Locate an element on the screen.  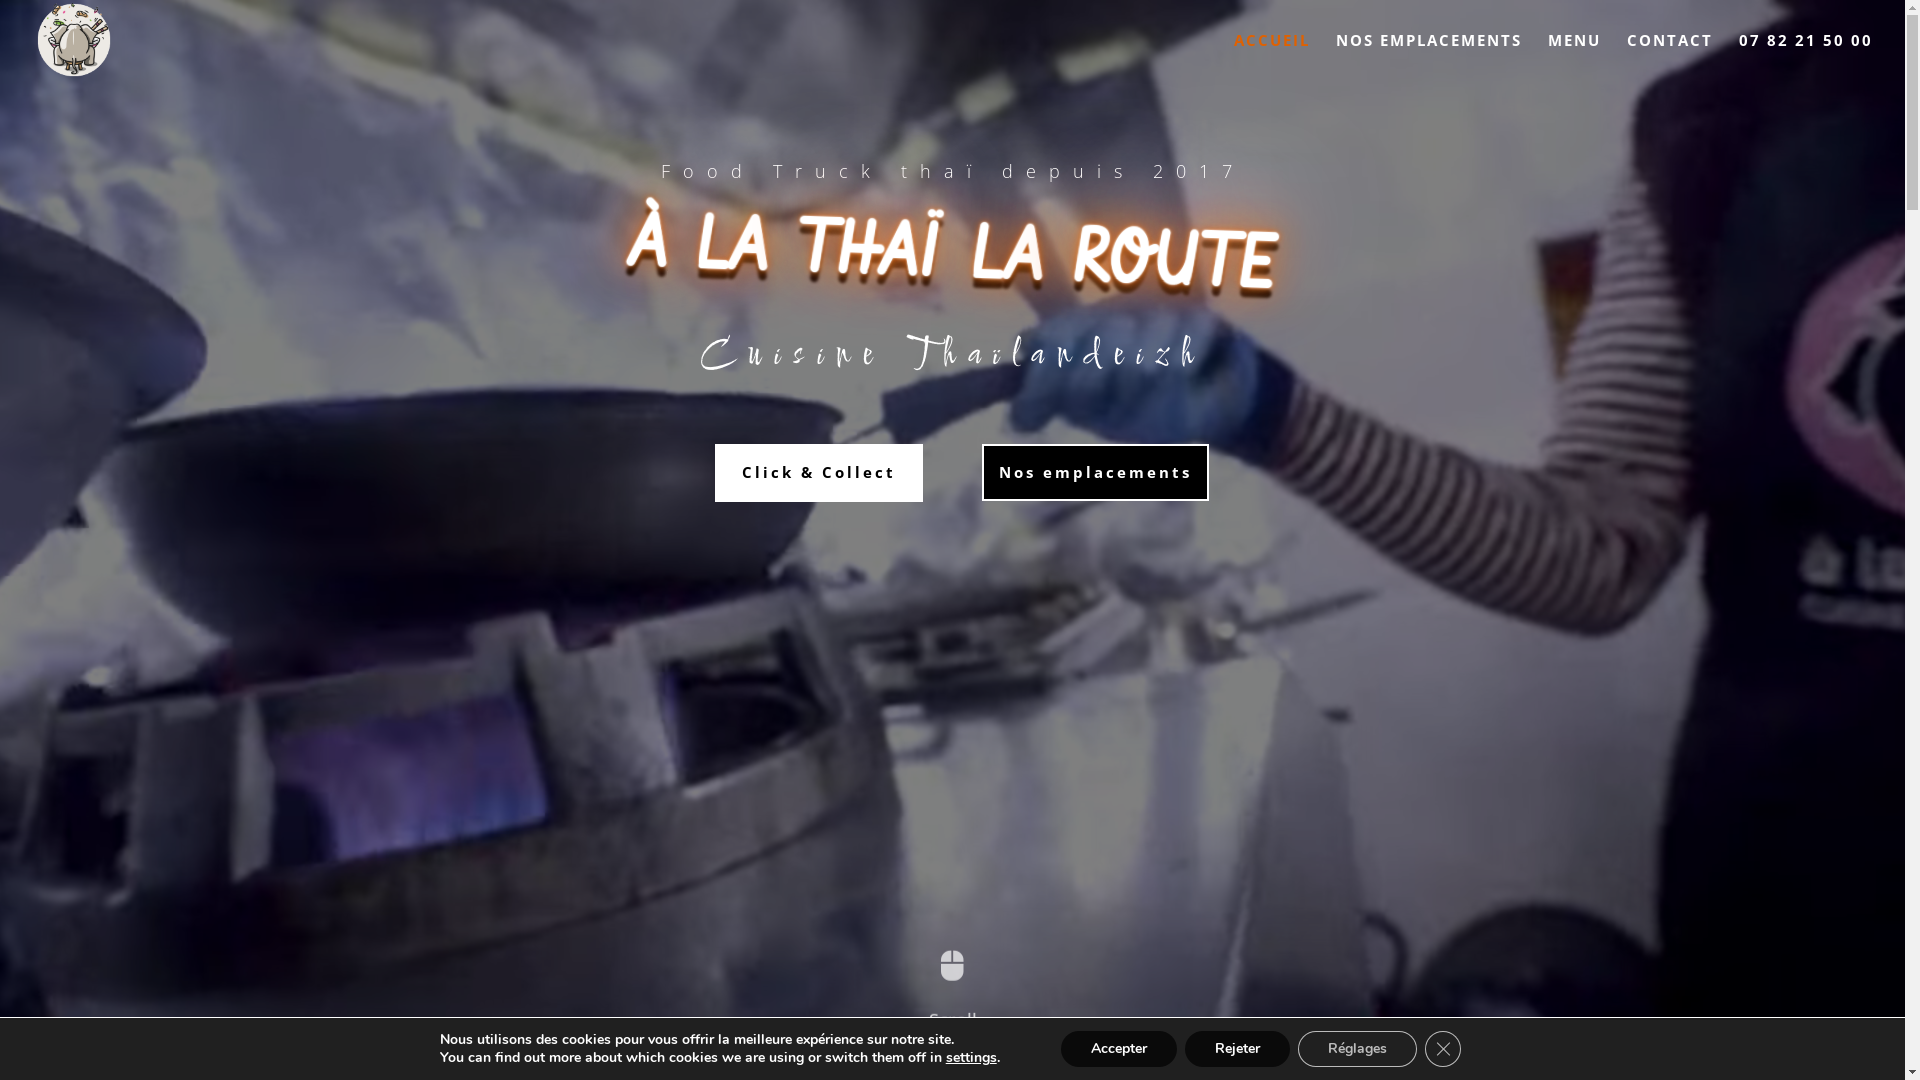
'MENU' is located at coordinates (1573, 55).